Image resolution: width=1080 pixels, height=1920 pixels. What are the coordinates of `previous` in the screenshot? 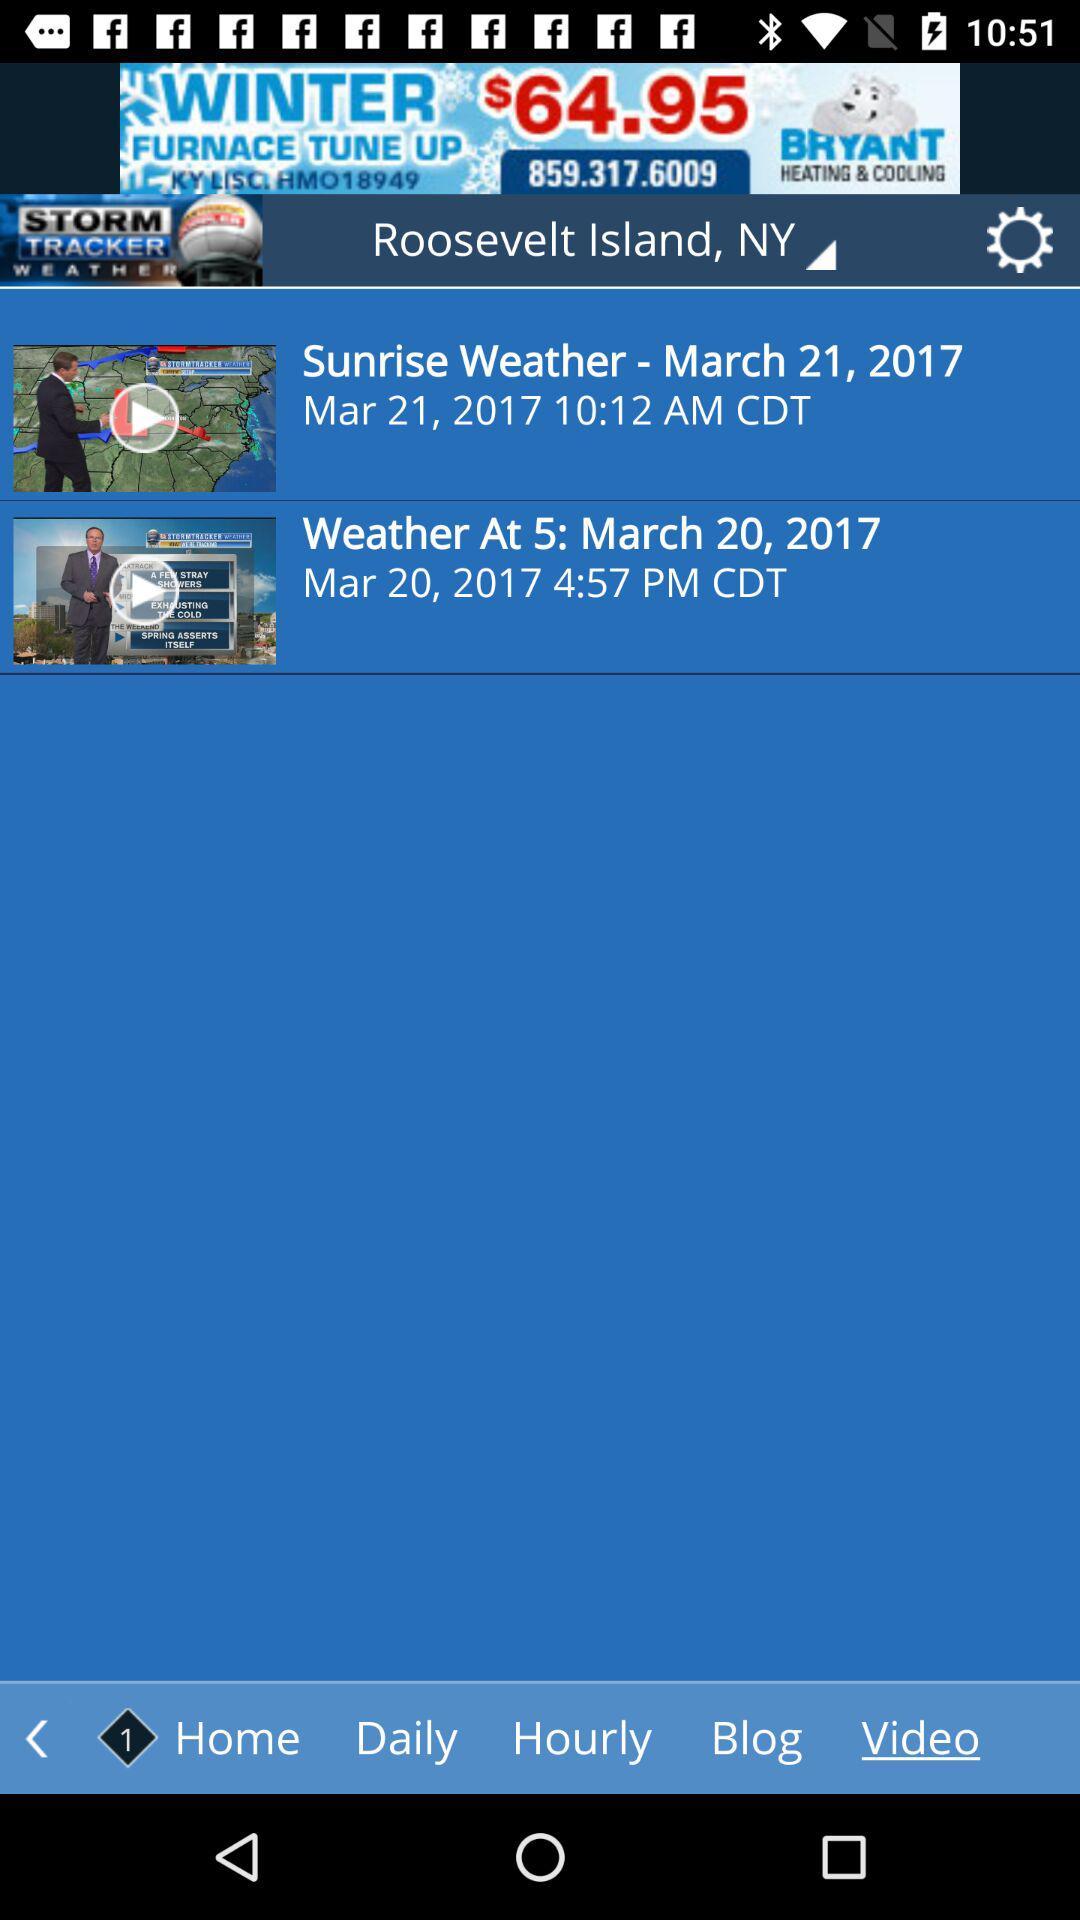 It's located at (36, 1737).